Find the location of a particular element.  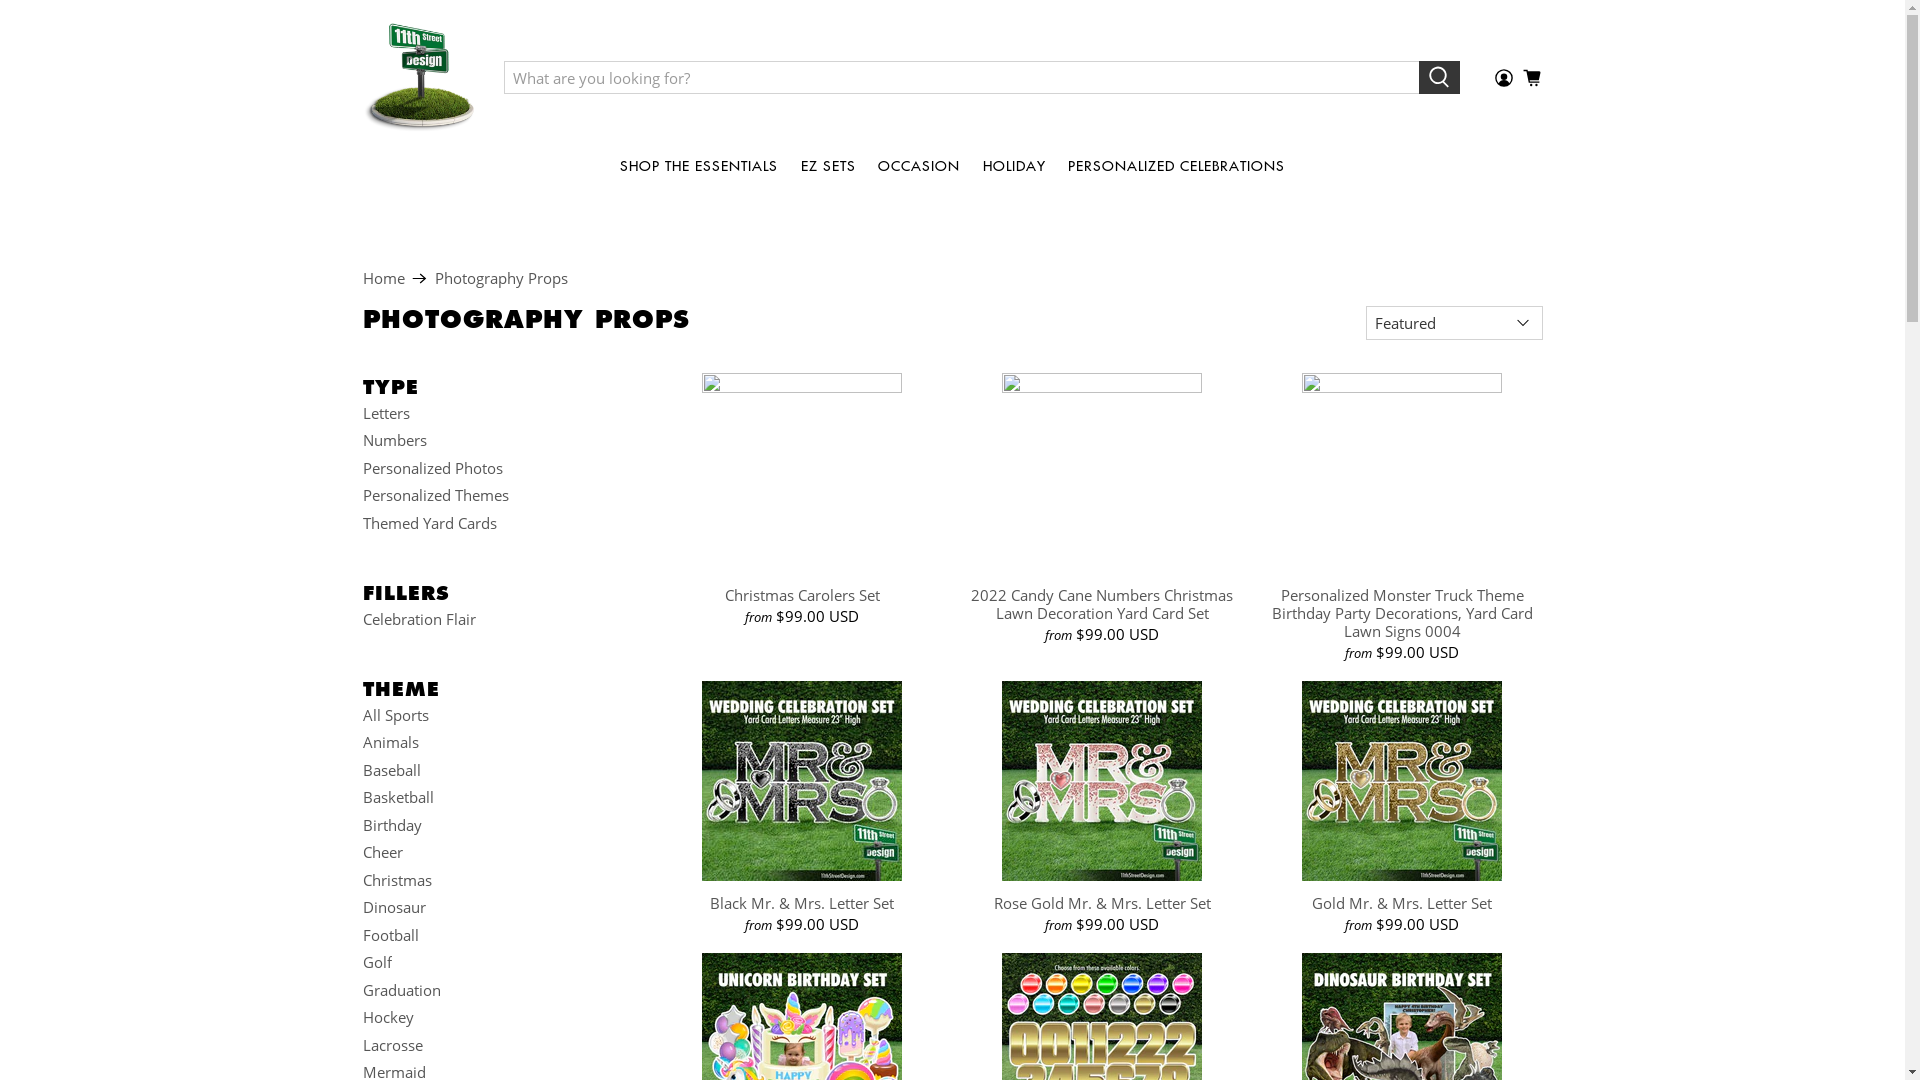

'Home' is located at coordinates (383, 278).